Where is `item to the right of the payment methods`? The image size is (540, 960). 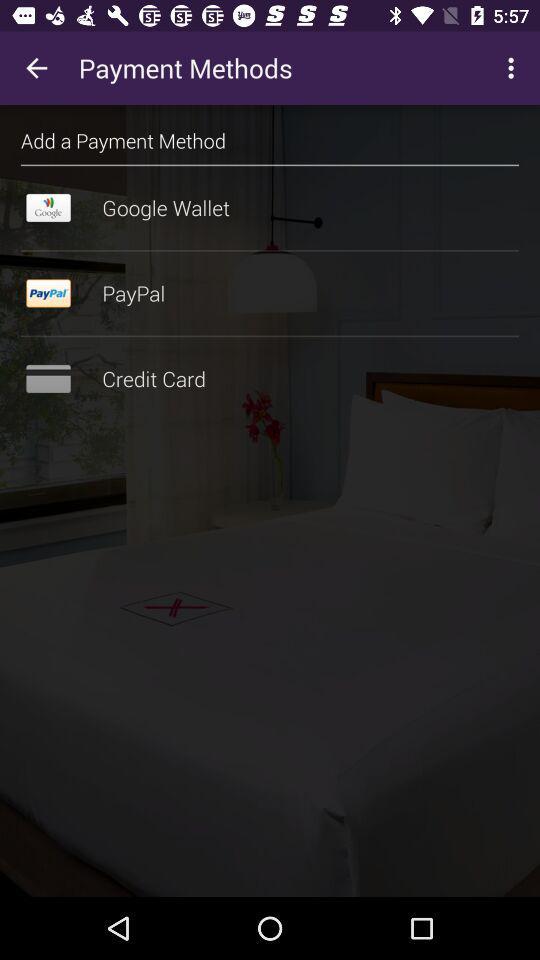 item to the right of the payment methods is located at coordinates (513, 68).